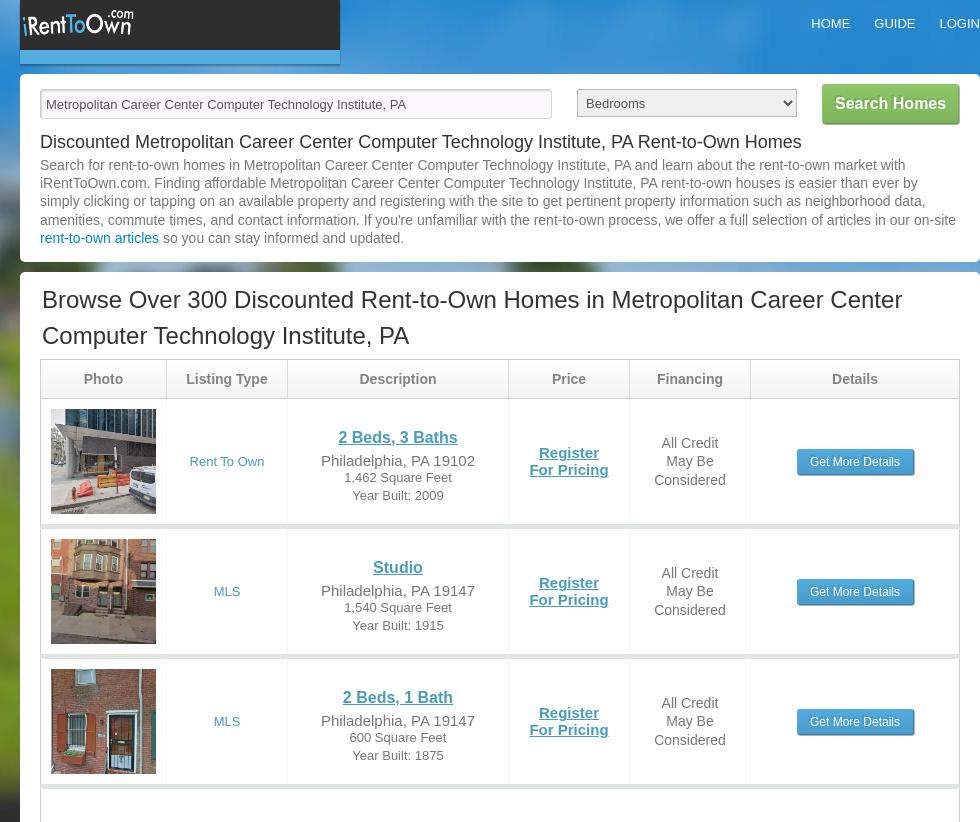  Describe the element at coordinates (550, 378) in the screenshot. I see `'Price'` at that location.